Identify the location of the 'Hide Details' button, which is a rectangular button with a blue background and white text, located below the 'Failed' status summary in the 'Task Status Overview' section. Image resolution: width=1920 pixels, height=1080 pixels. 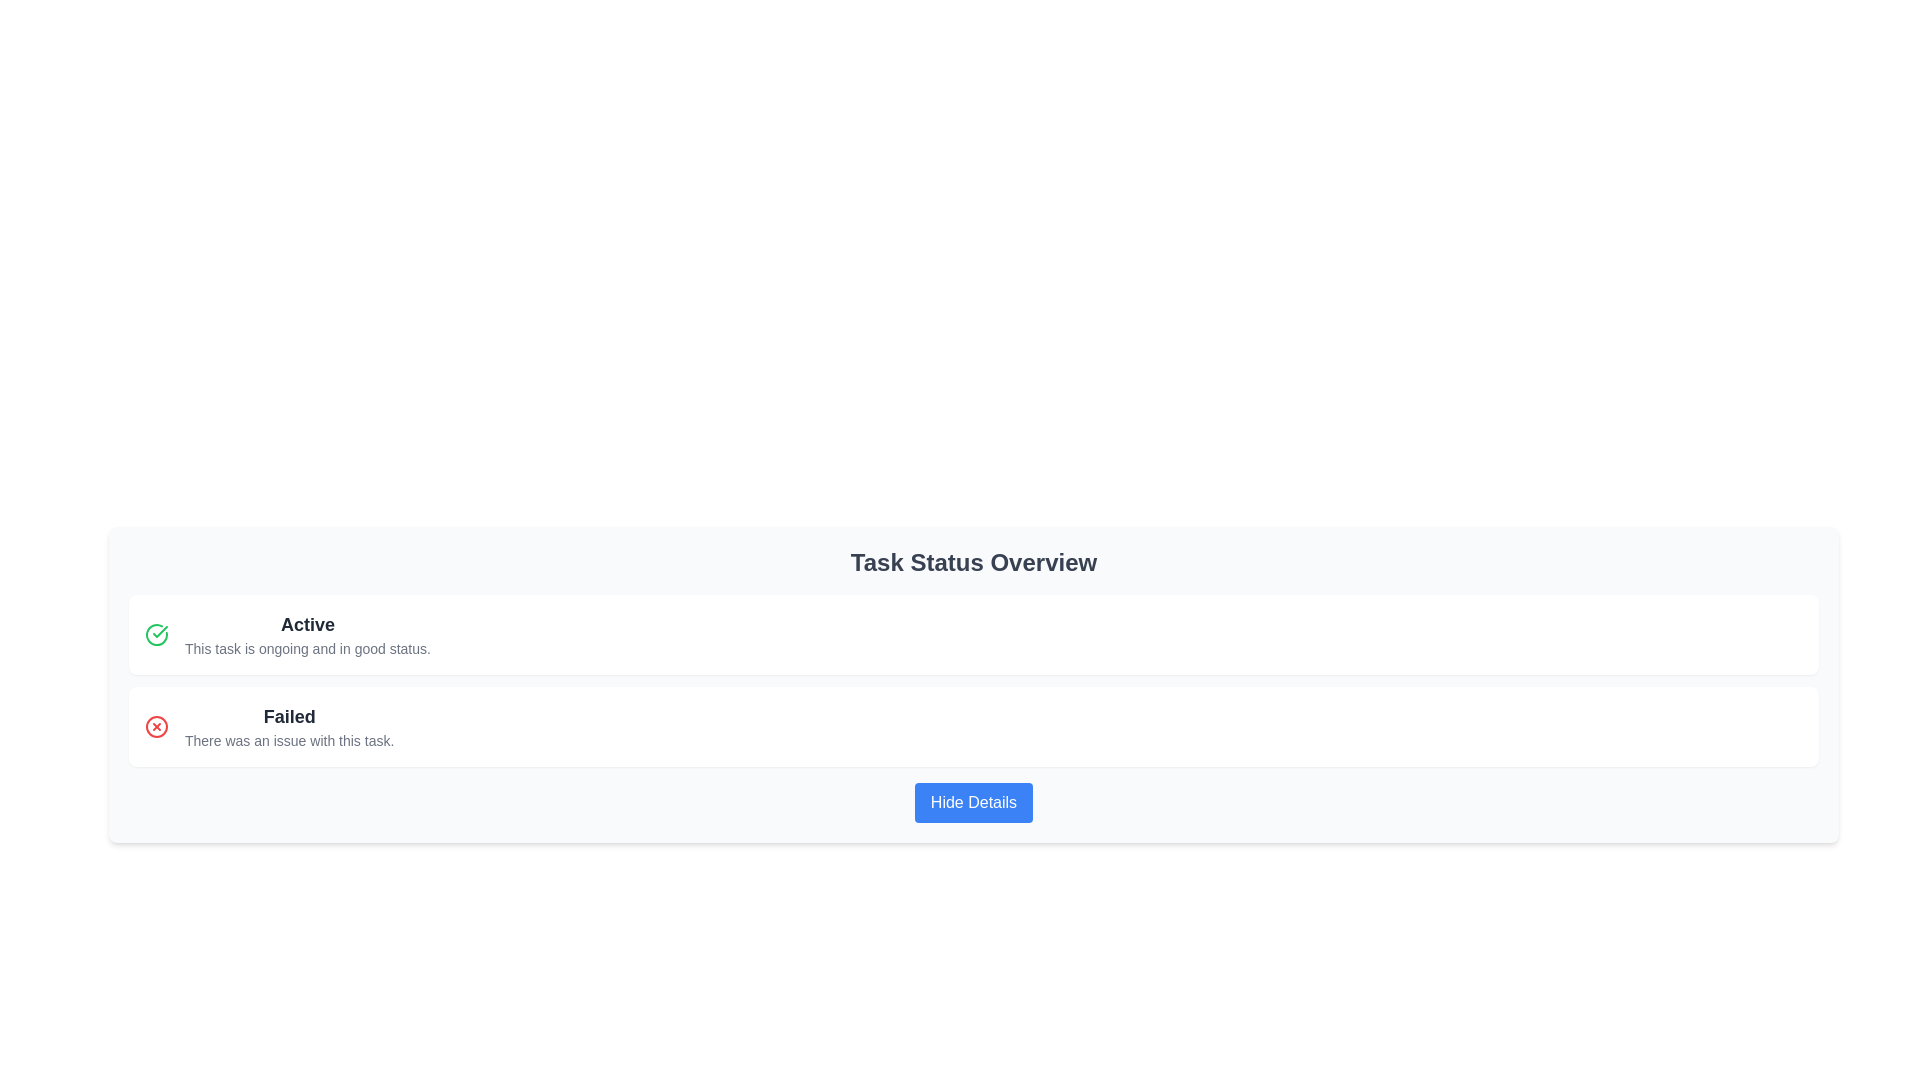
(974, 801).